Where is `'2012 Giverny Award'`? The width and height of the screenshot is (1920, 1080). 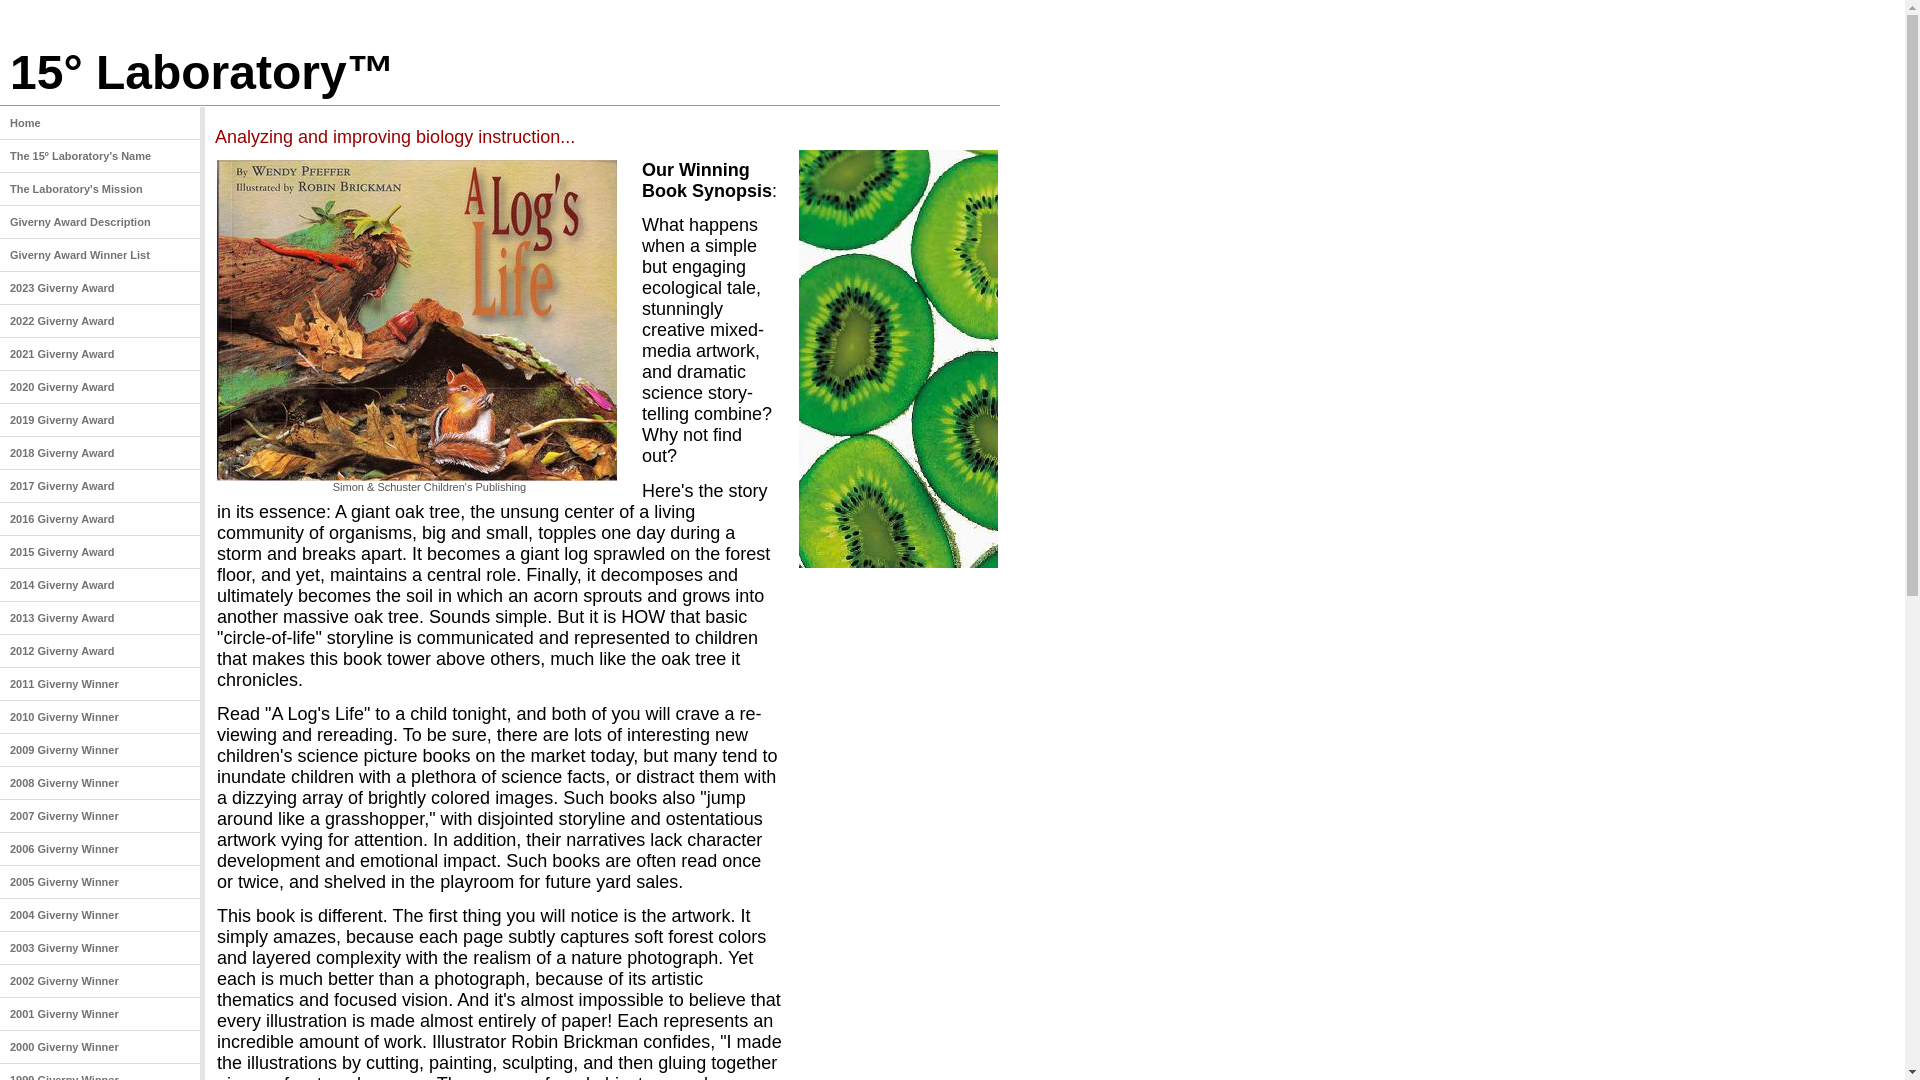 '2012 Giverny Award' is located at coordinates (99, 651).